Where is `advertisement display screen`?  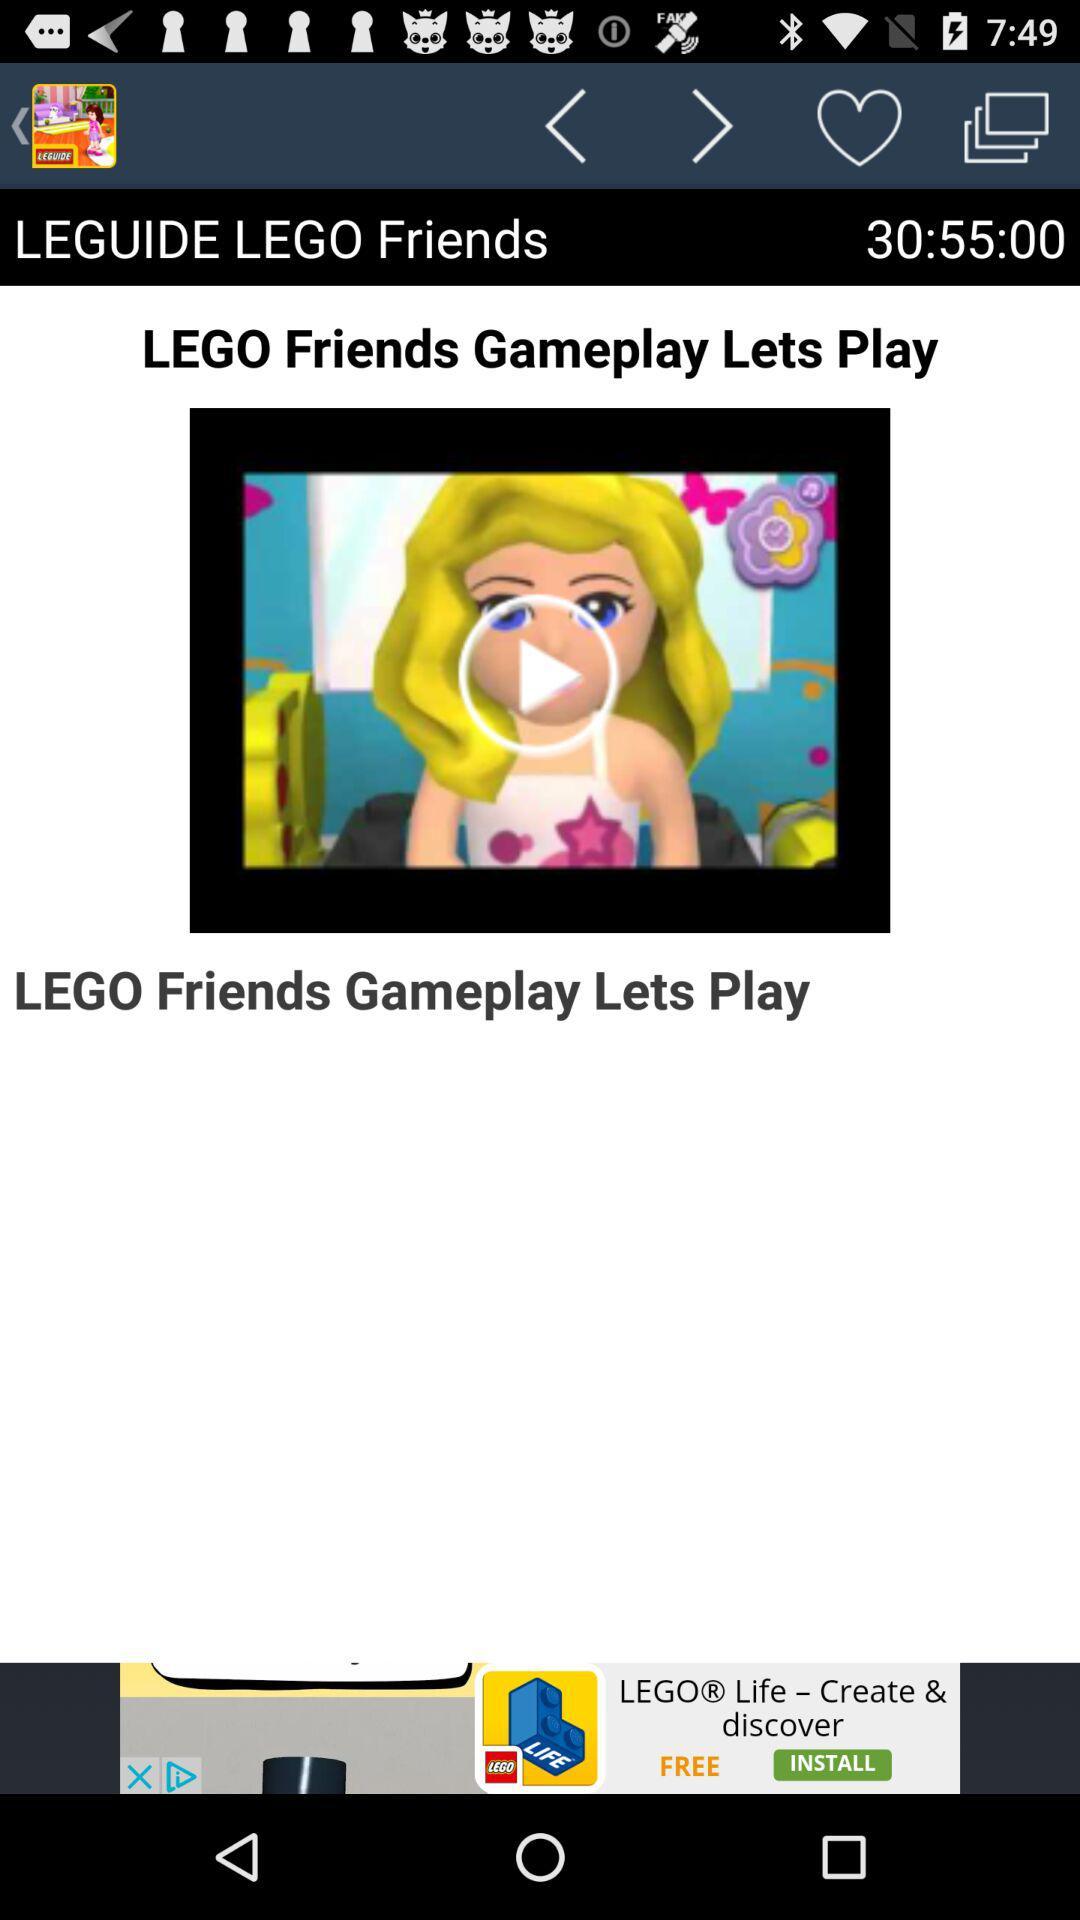 advertisement display screen is located at coordinates (540, 1727).